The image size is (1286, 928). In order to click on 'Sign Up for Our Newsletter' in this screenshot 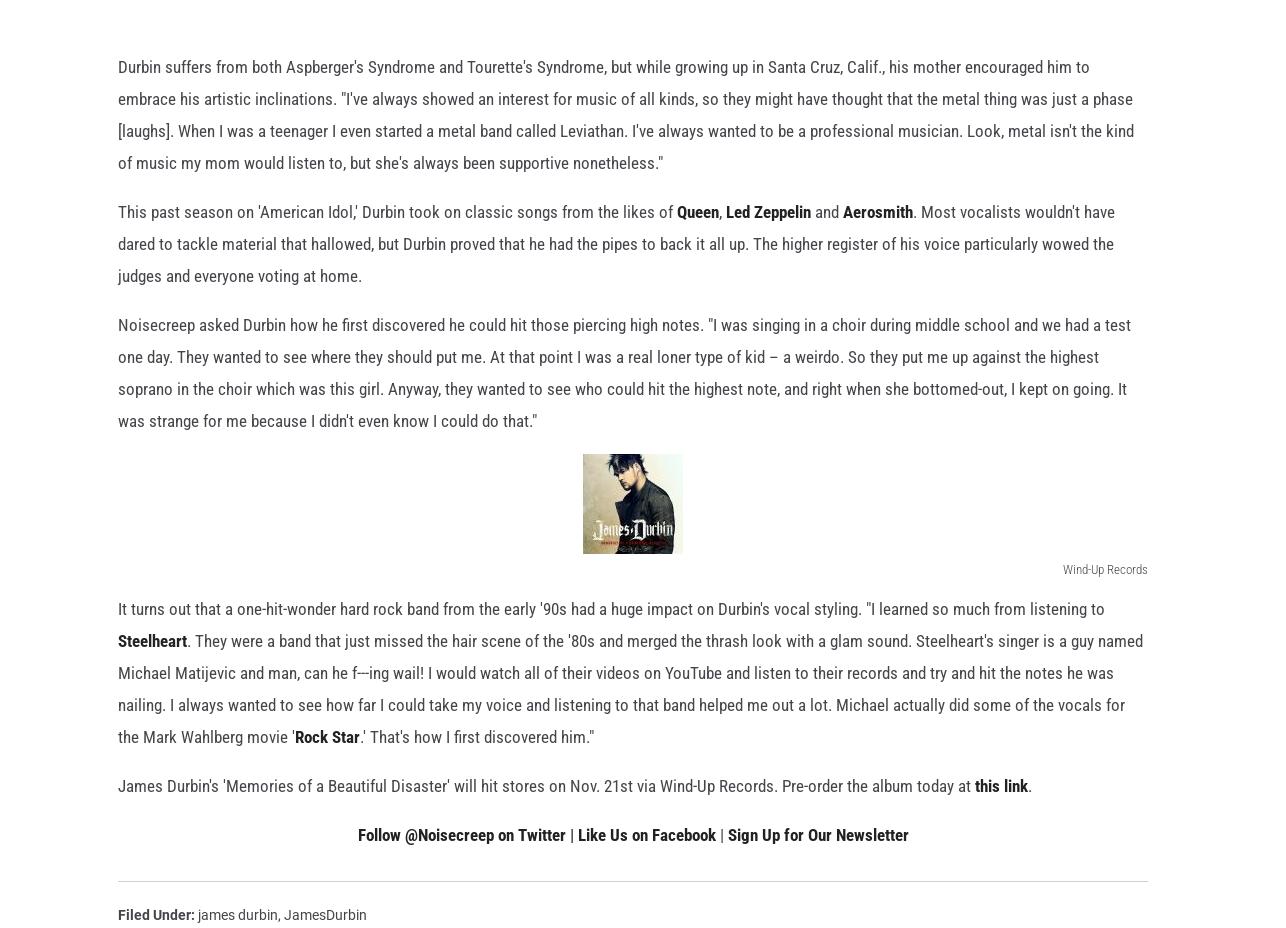, I will do `click(817, 867)`.